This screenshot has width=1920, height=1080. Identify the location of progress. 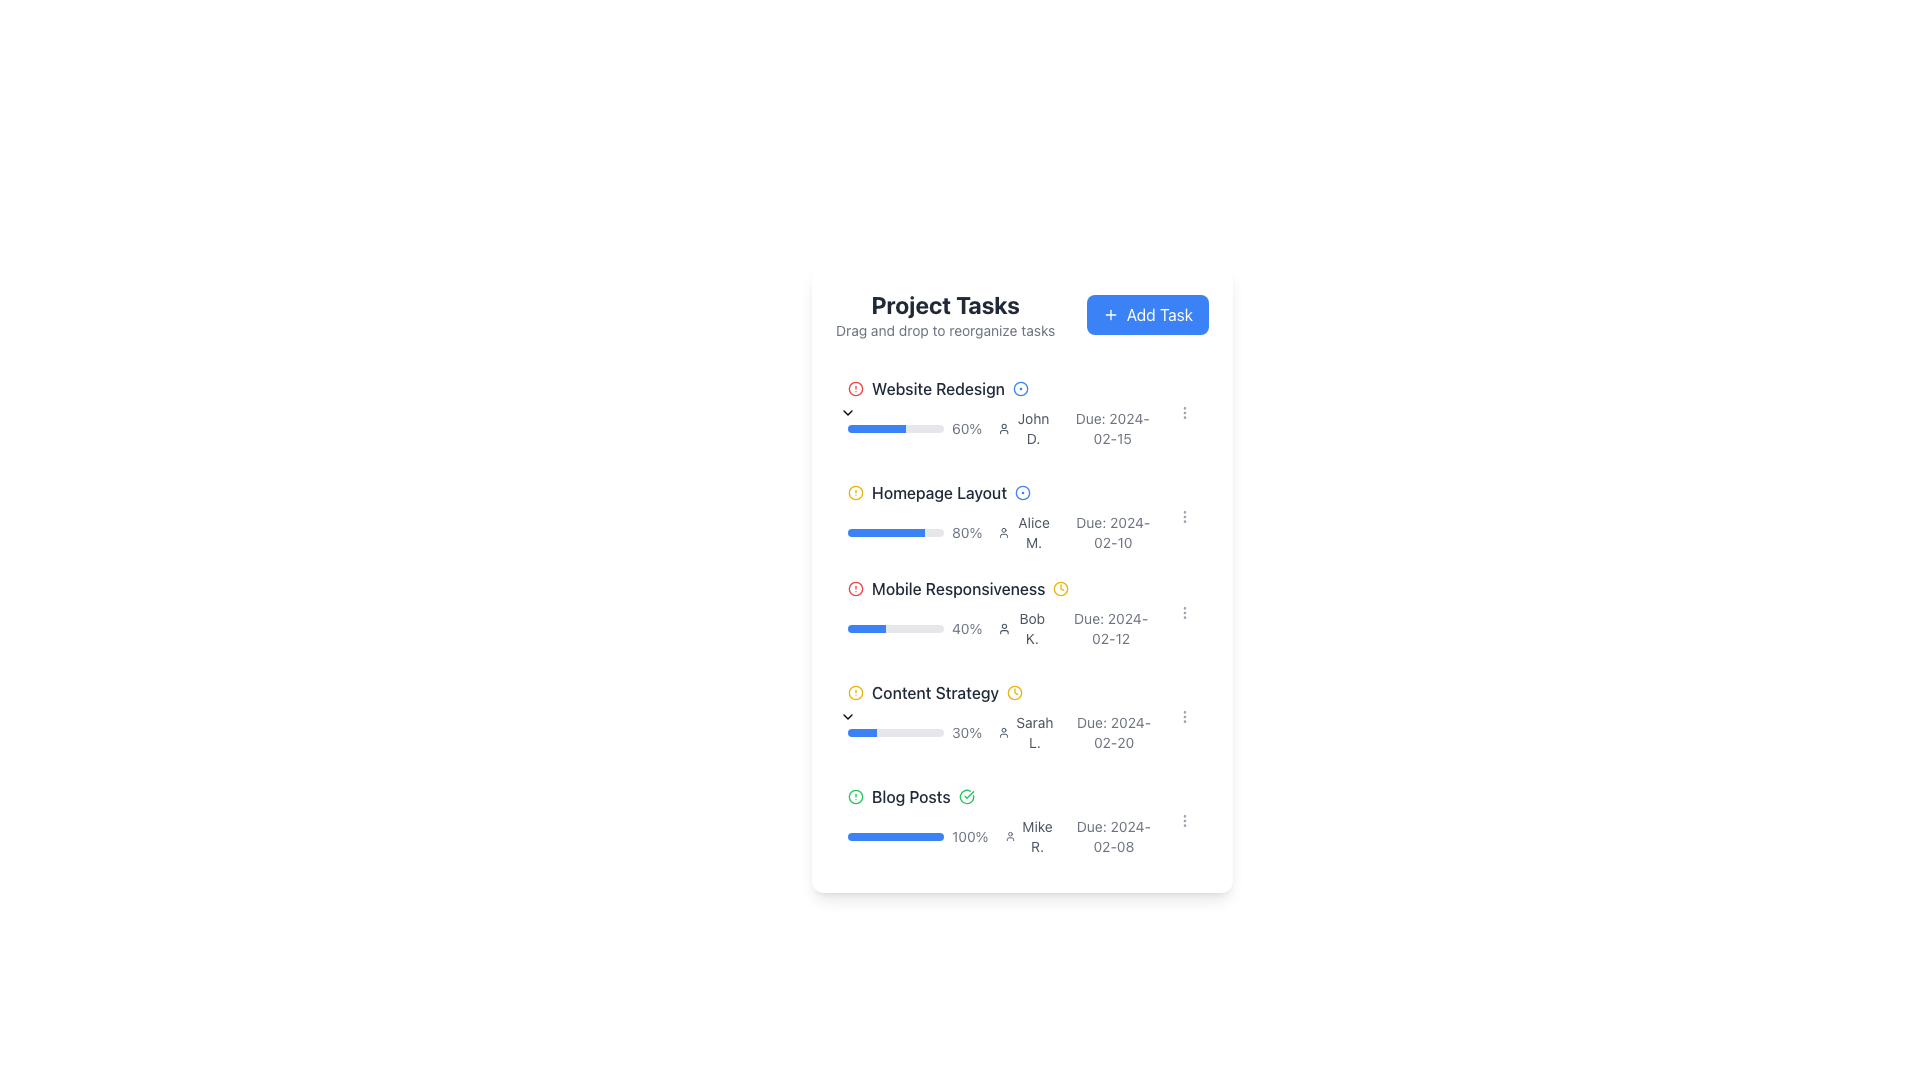
(859, 627).